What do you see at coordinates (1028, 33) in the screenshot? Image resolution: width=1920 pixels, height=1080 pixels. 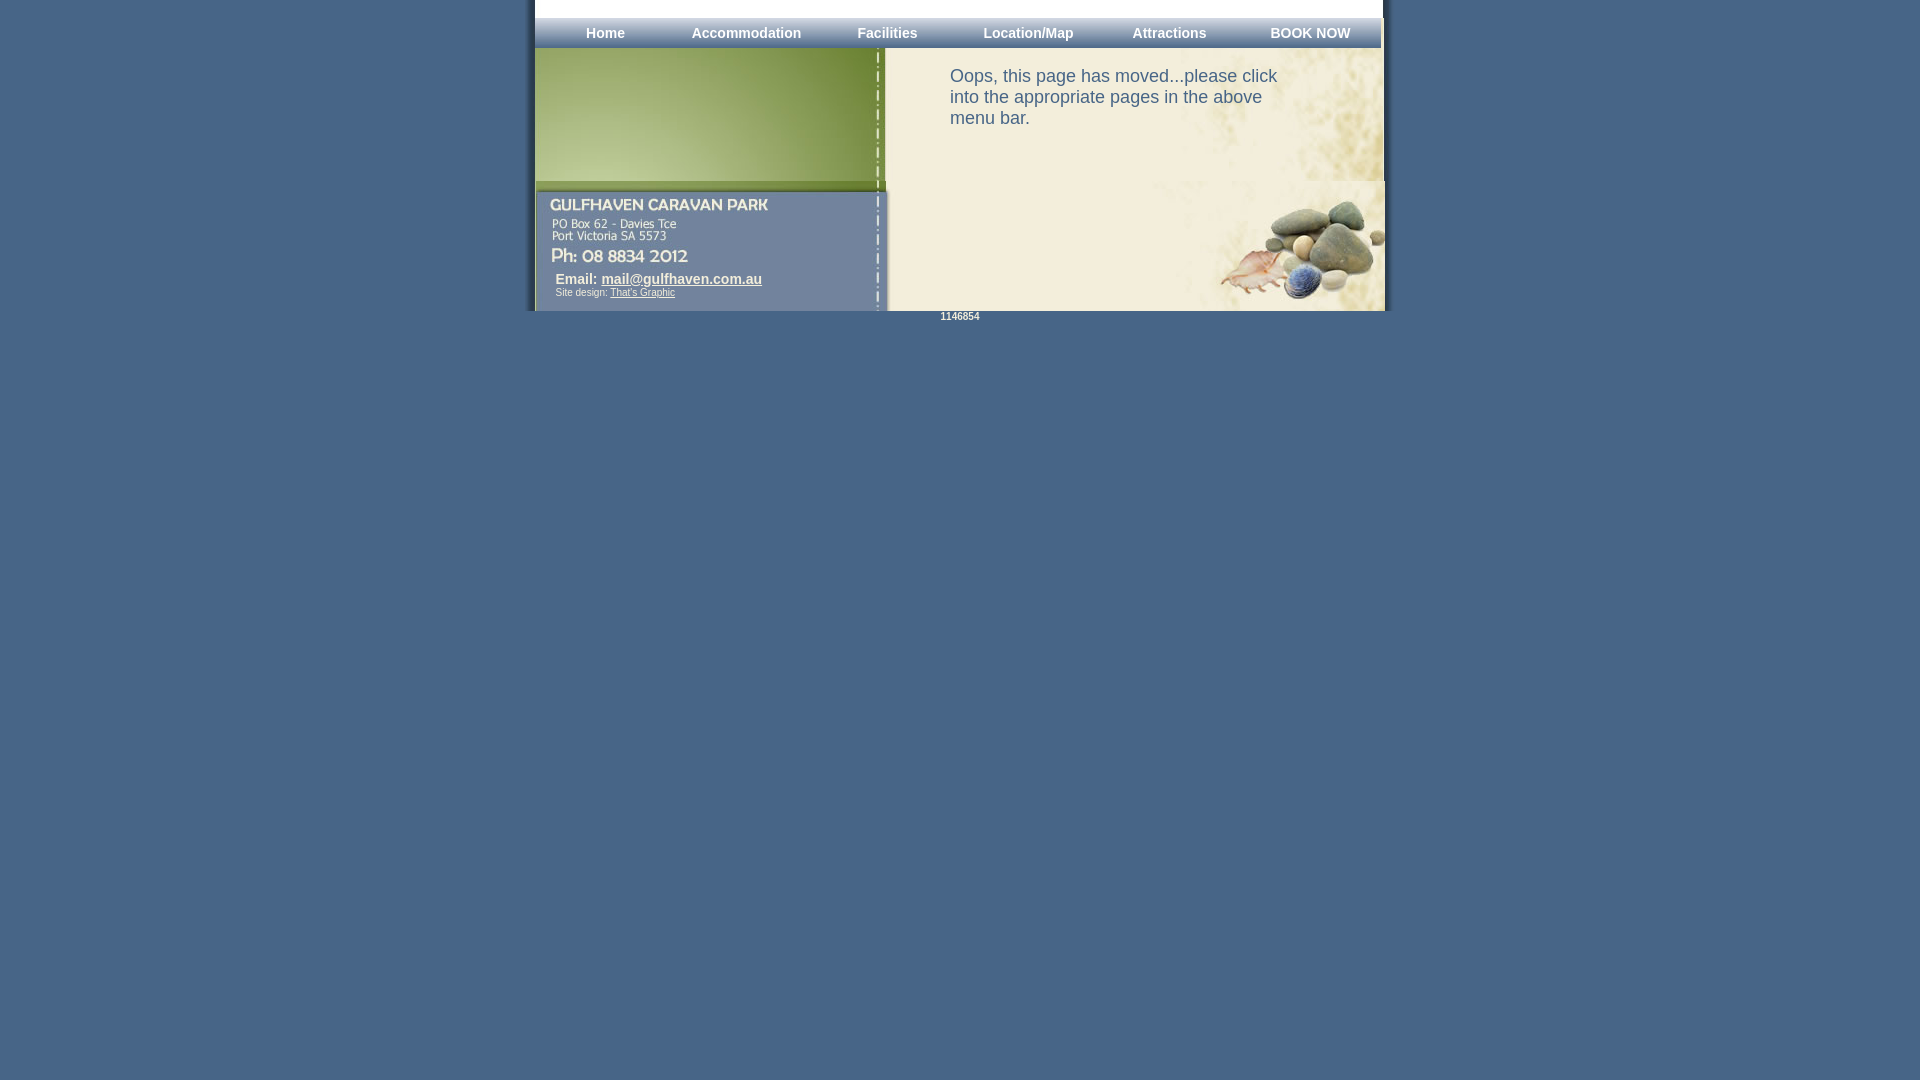 I see `'Location/Map'` at bounding box center [1028, 33].